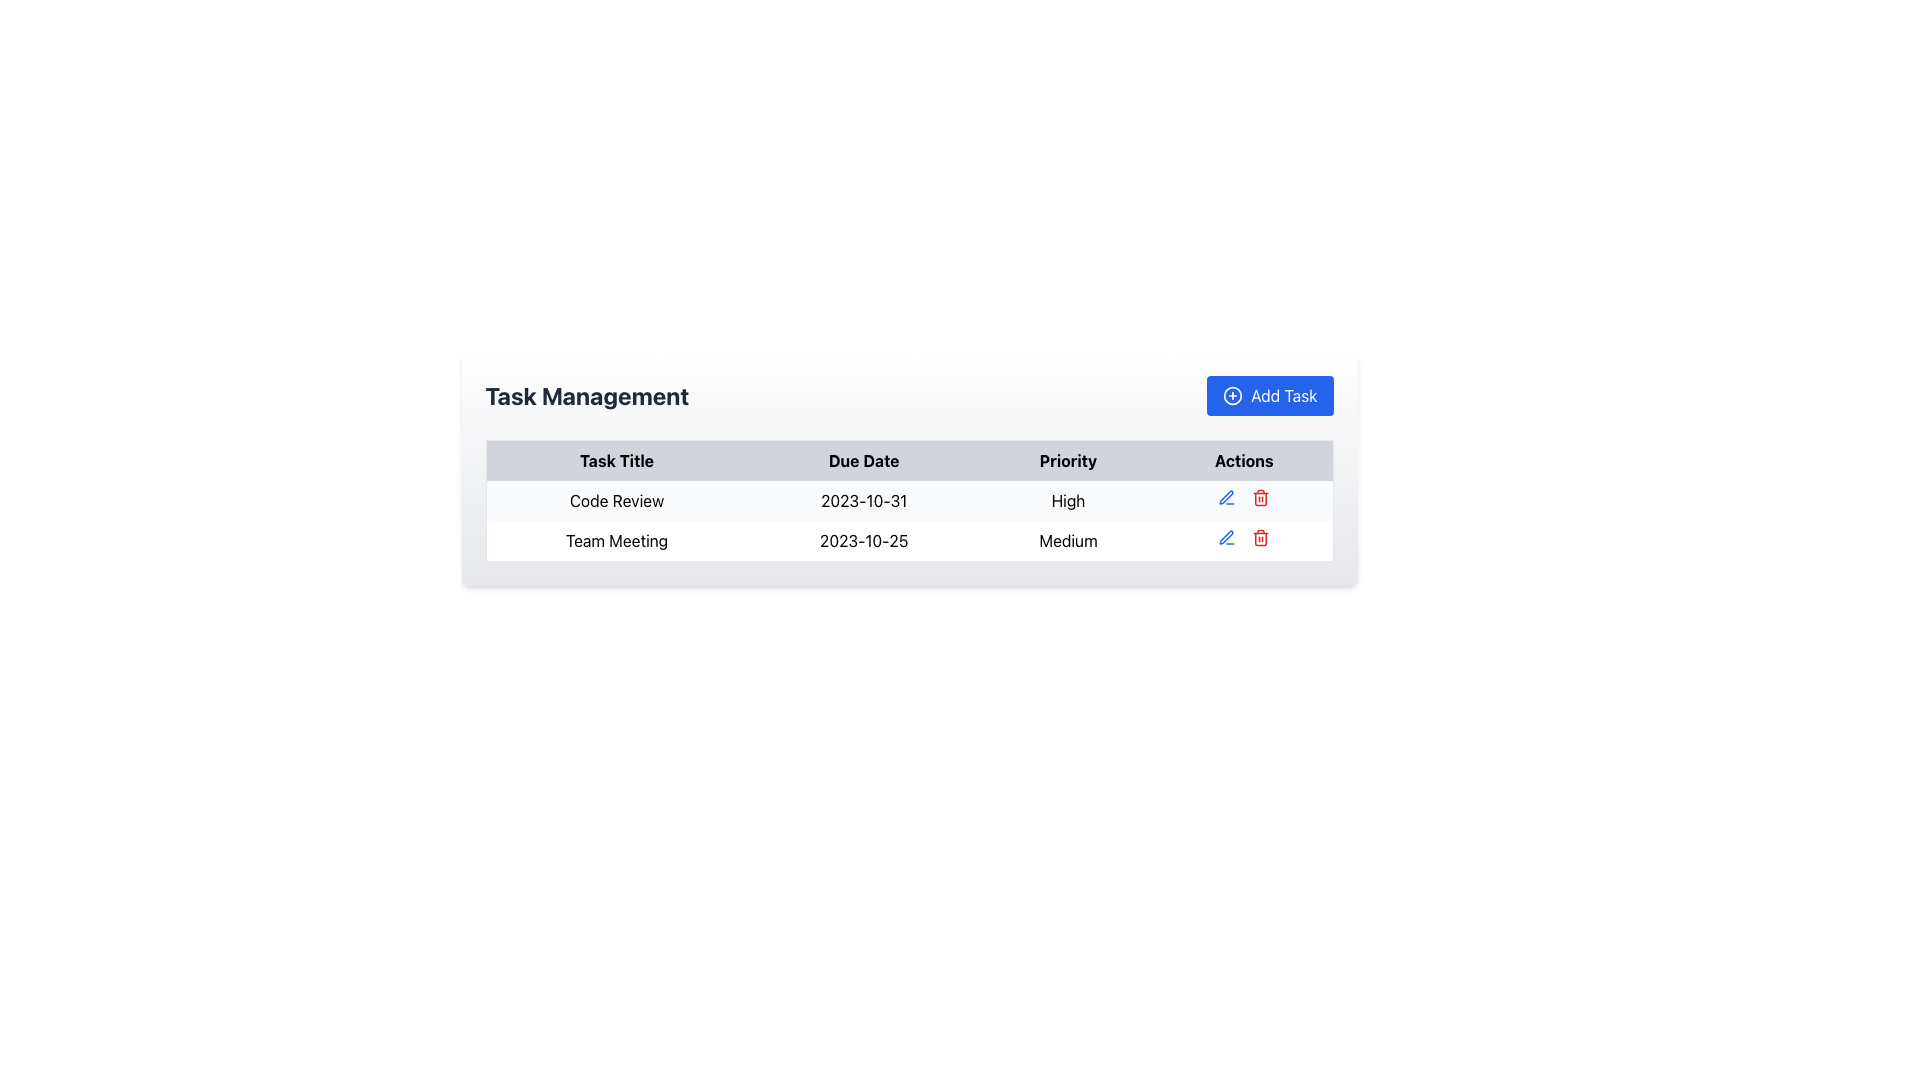  Describe the element at coordinates (1067, 541) in the screenshot. I see `the 'Medium' priority label in the second row of the 'Task Management' table, located in the 'Priority' column, adjacent to the 'Due Date' value '2023-10-25'` at that location.